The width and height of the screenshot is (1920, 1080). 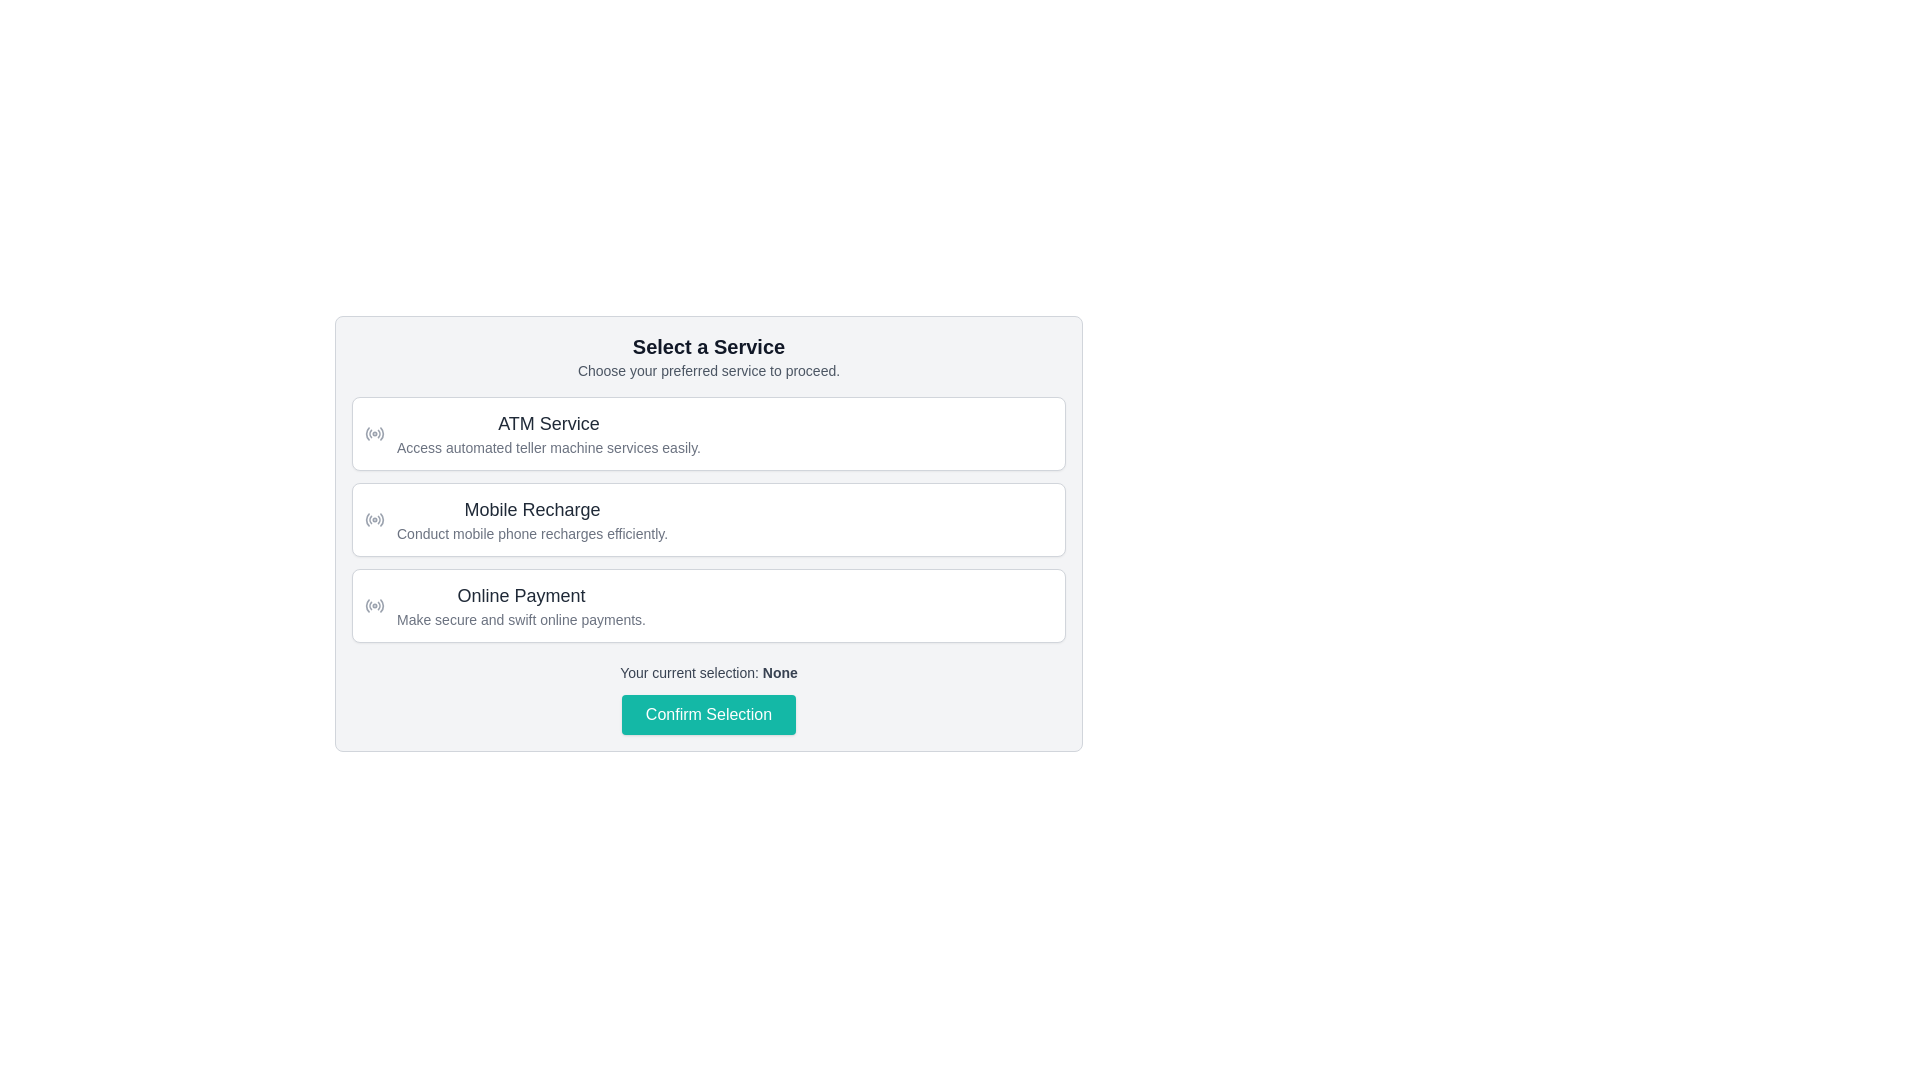 What do you see at coordinates (374, 519) in the screenshot?
I see `the circular icon with a radio wave design, located in the left section of the 'Mobile Recharge' list entry, next to the section's title text` at bounding box center [374, 519].